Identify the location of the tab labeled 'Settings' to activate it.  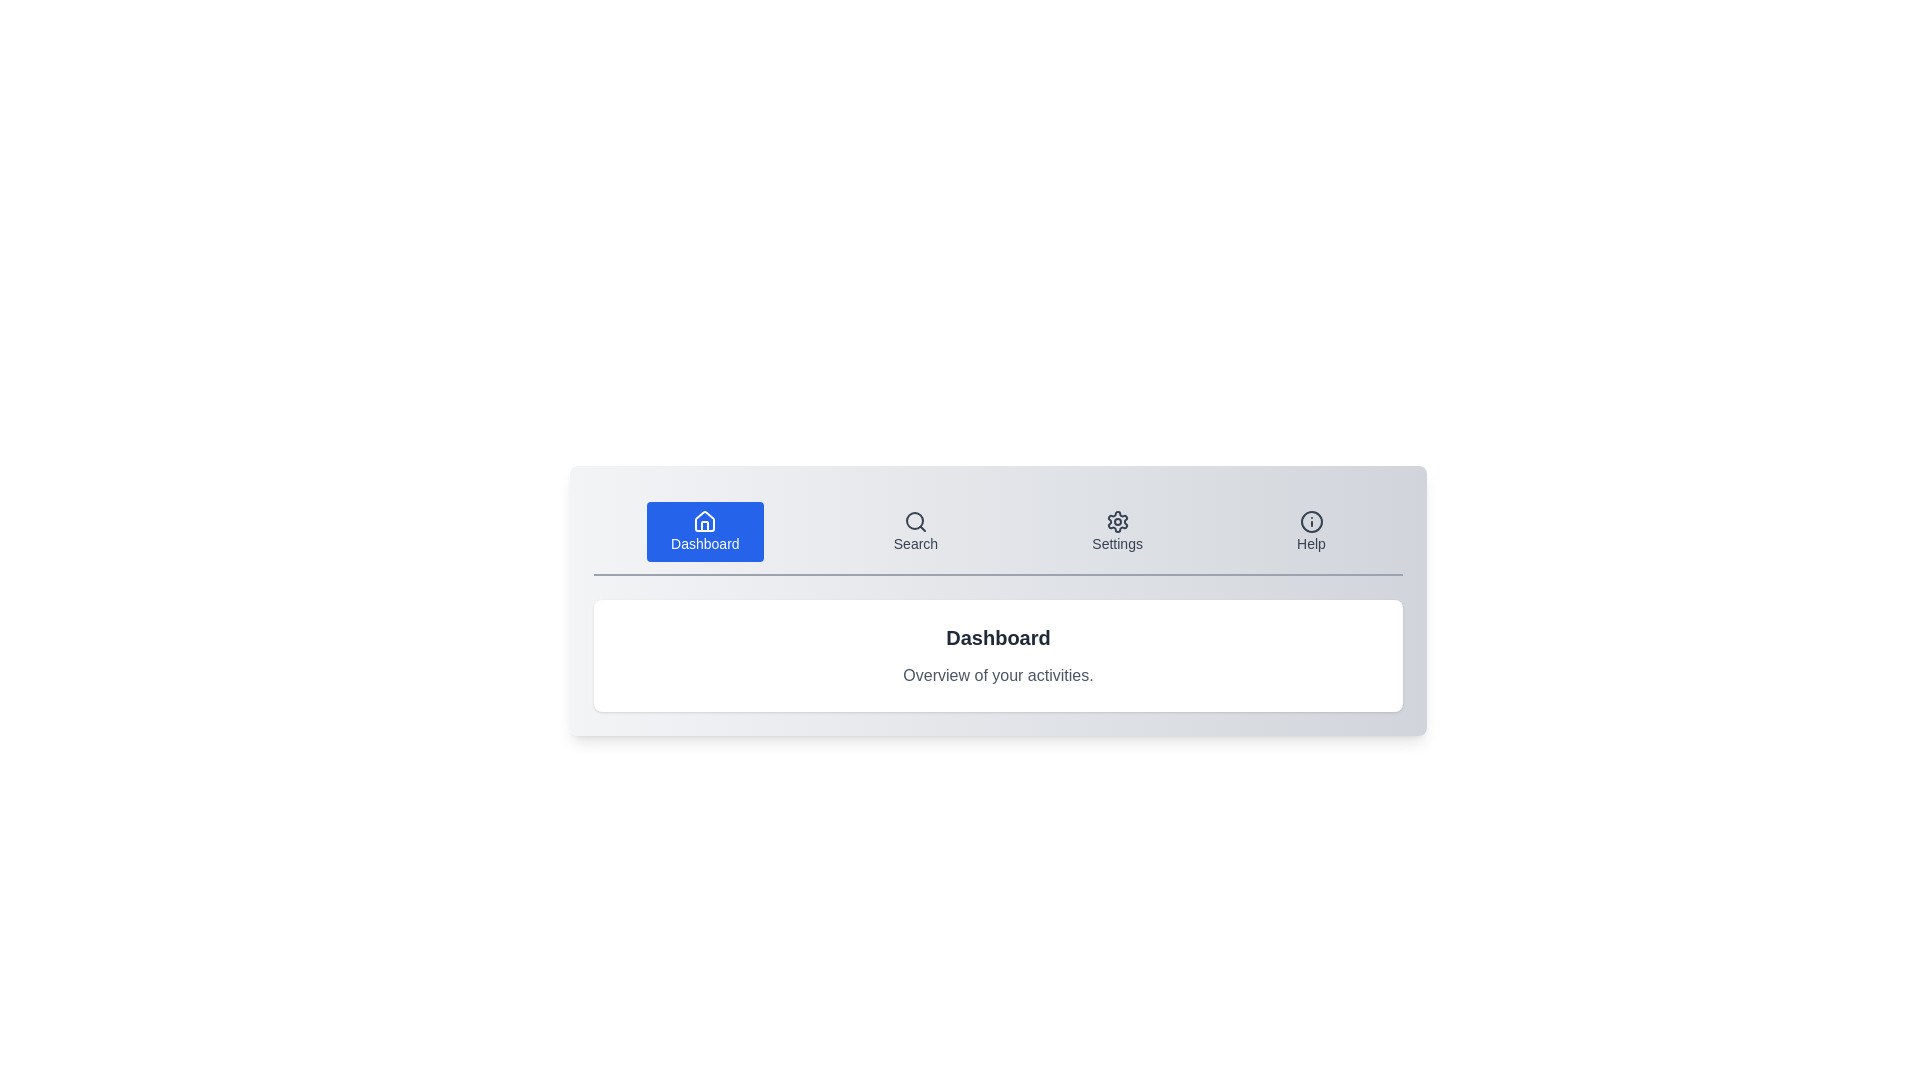
(1116, 531).